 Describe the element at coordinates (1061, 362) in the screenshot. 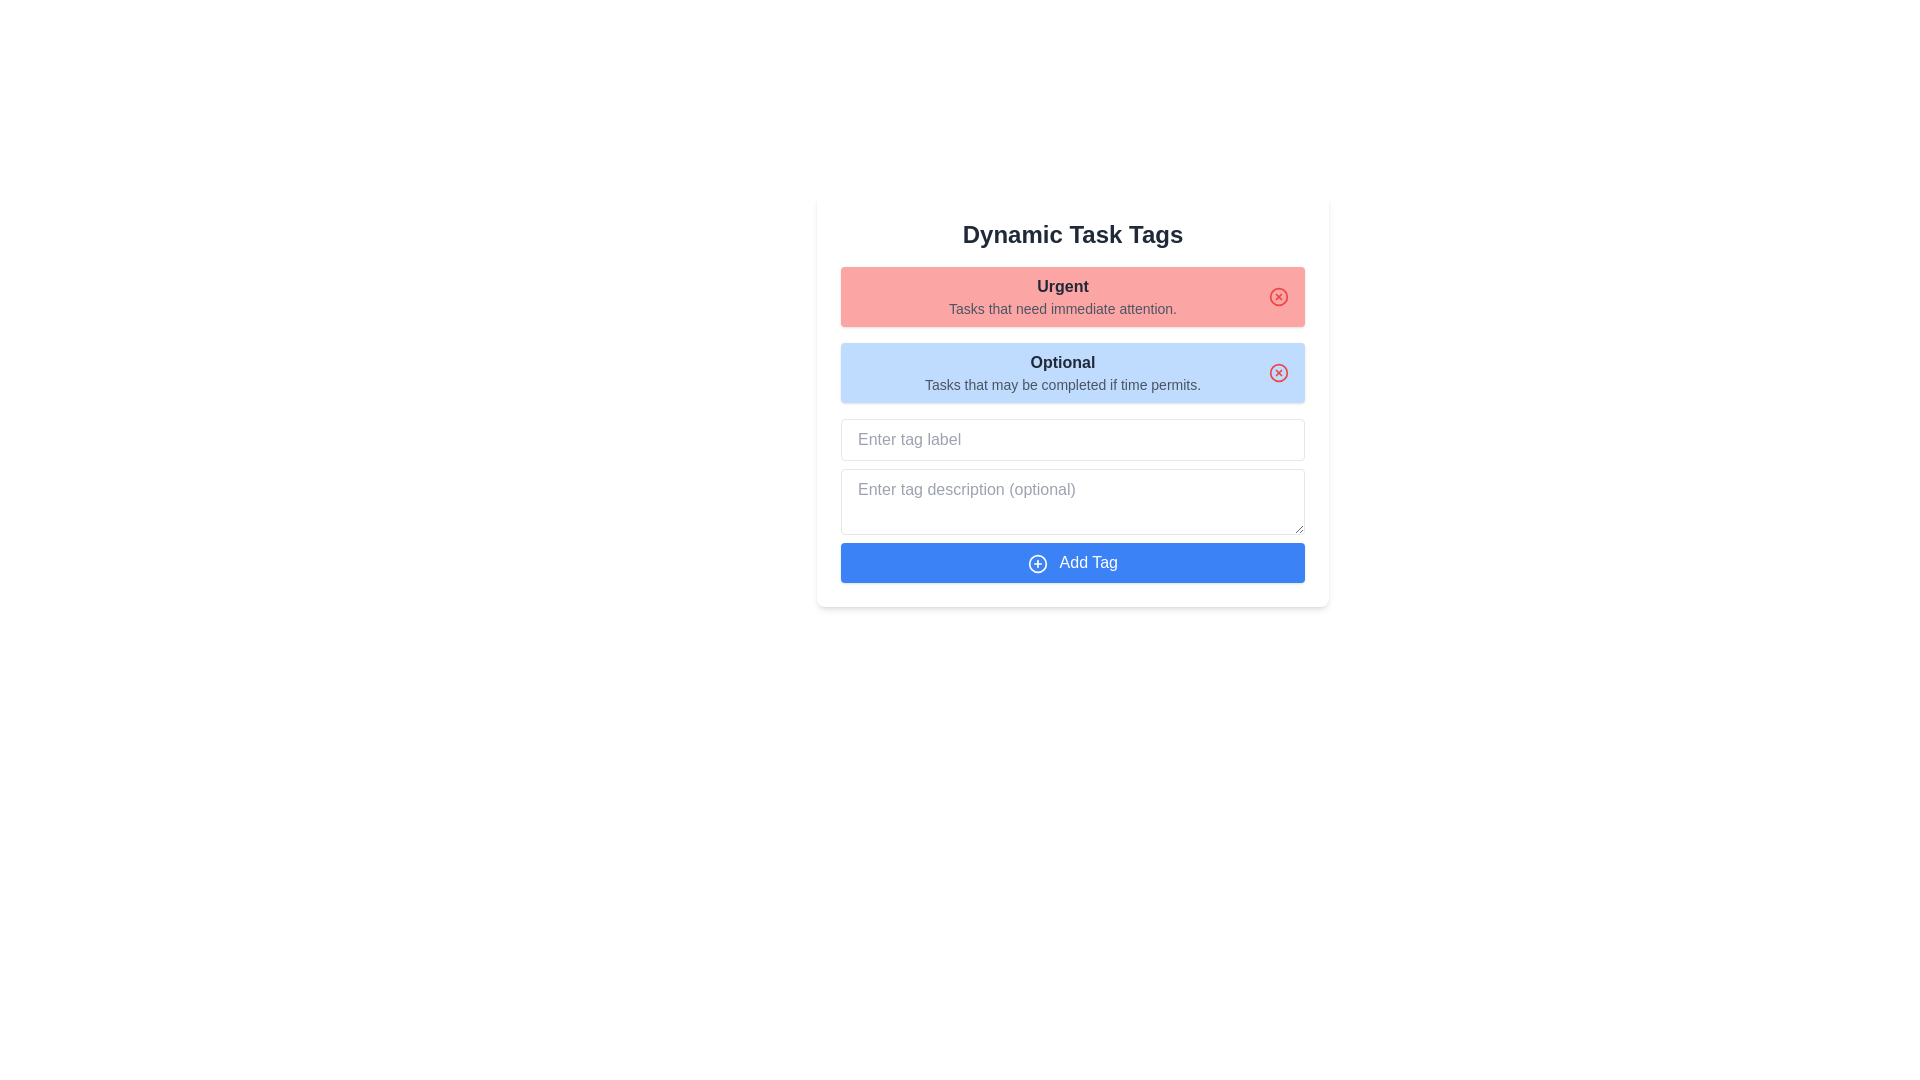

I see `Text element labeled 'Optional' which serves as a header for its section, to determine its styles or text value` at that location.